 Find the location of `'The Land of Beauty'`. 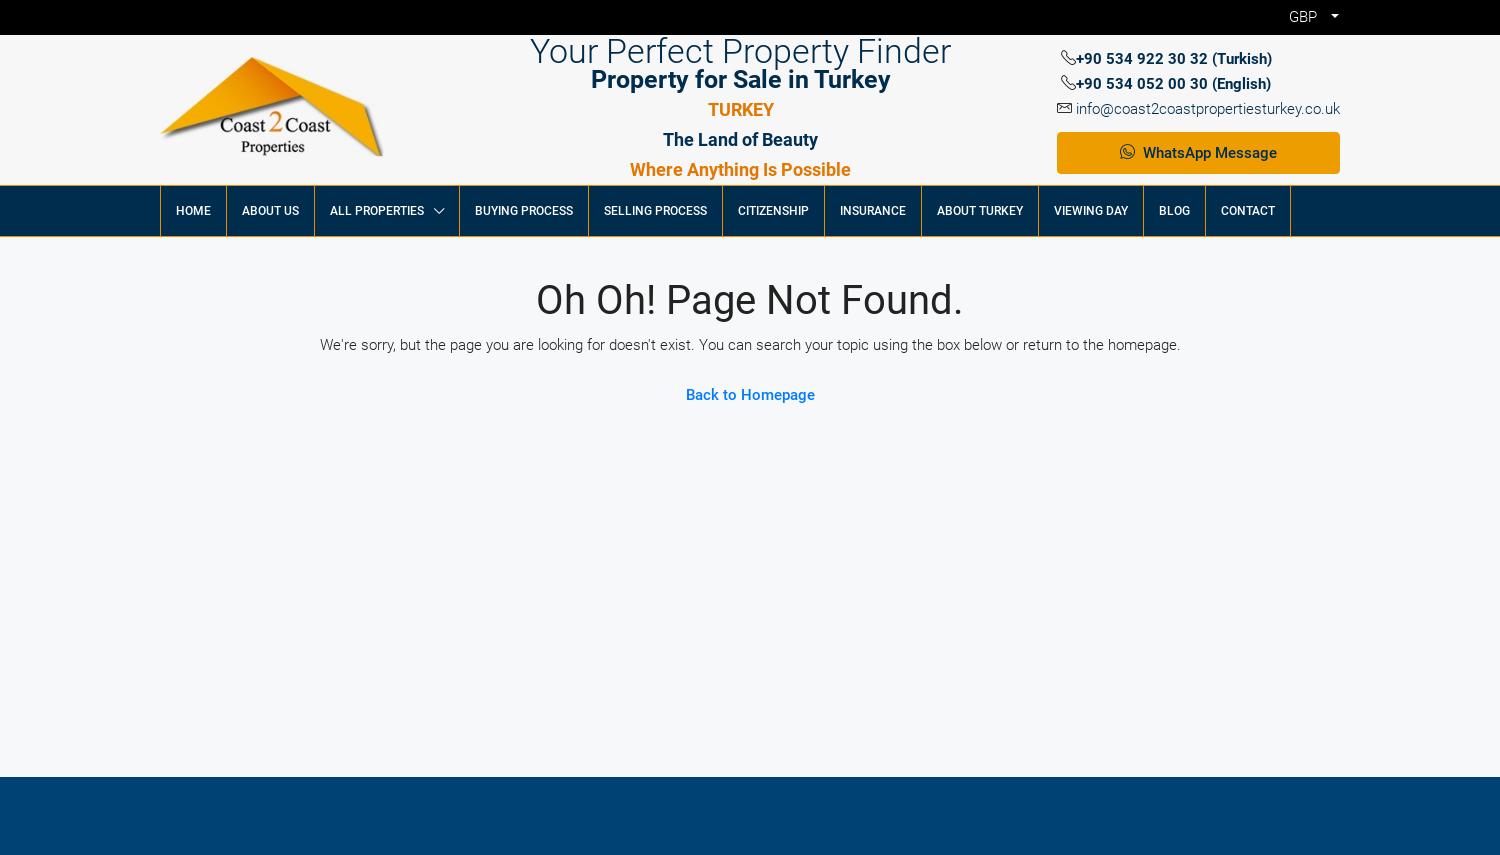

'The Land of Beauty' is located at coordinates (739, 138).